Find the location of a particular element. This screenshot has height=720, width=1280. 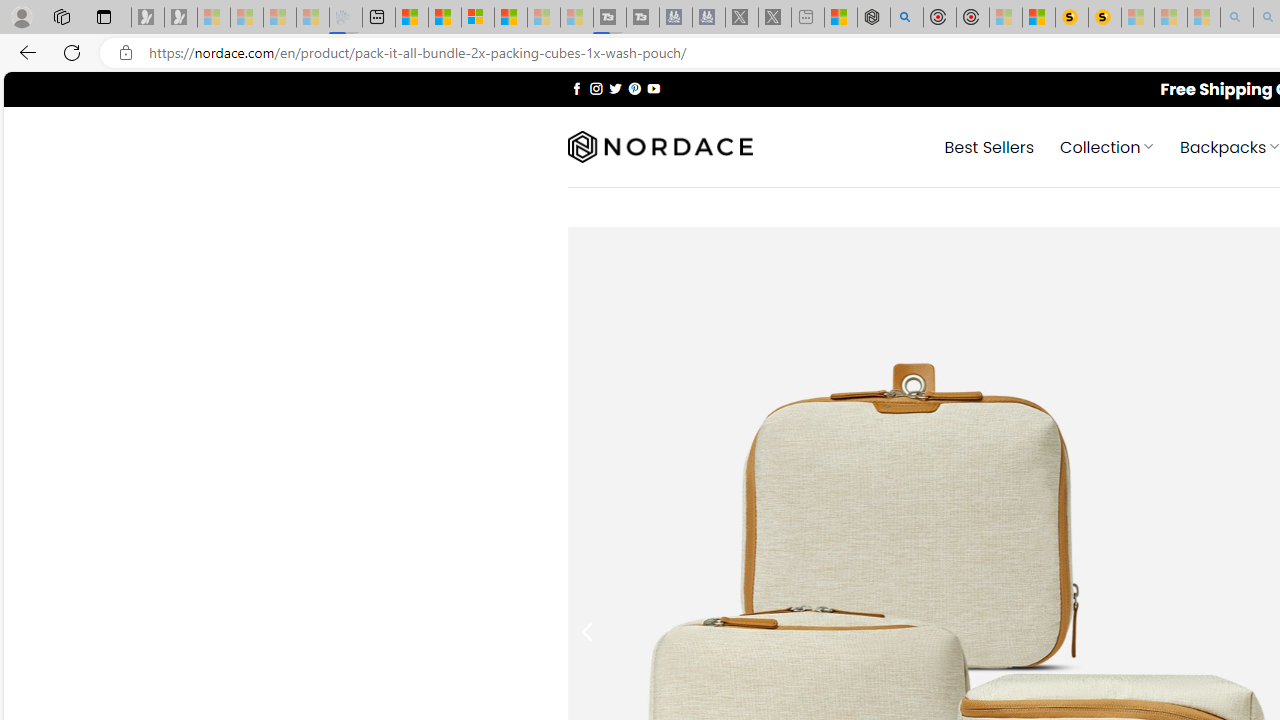

'X - Sleeping' is located at coordinates (774, 17).